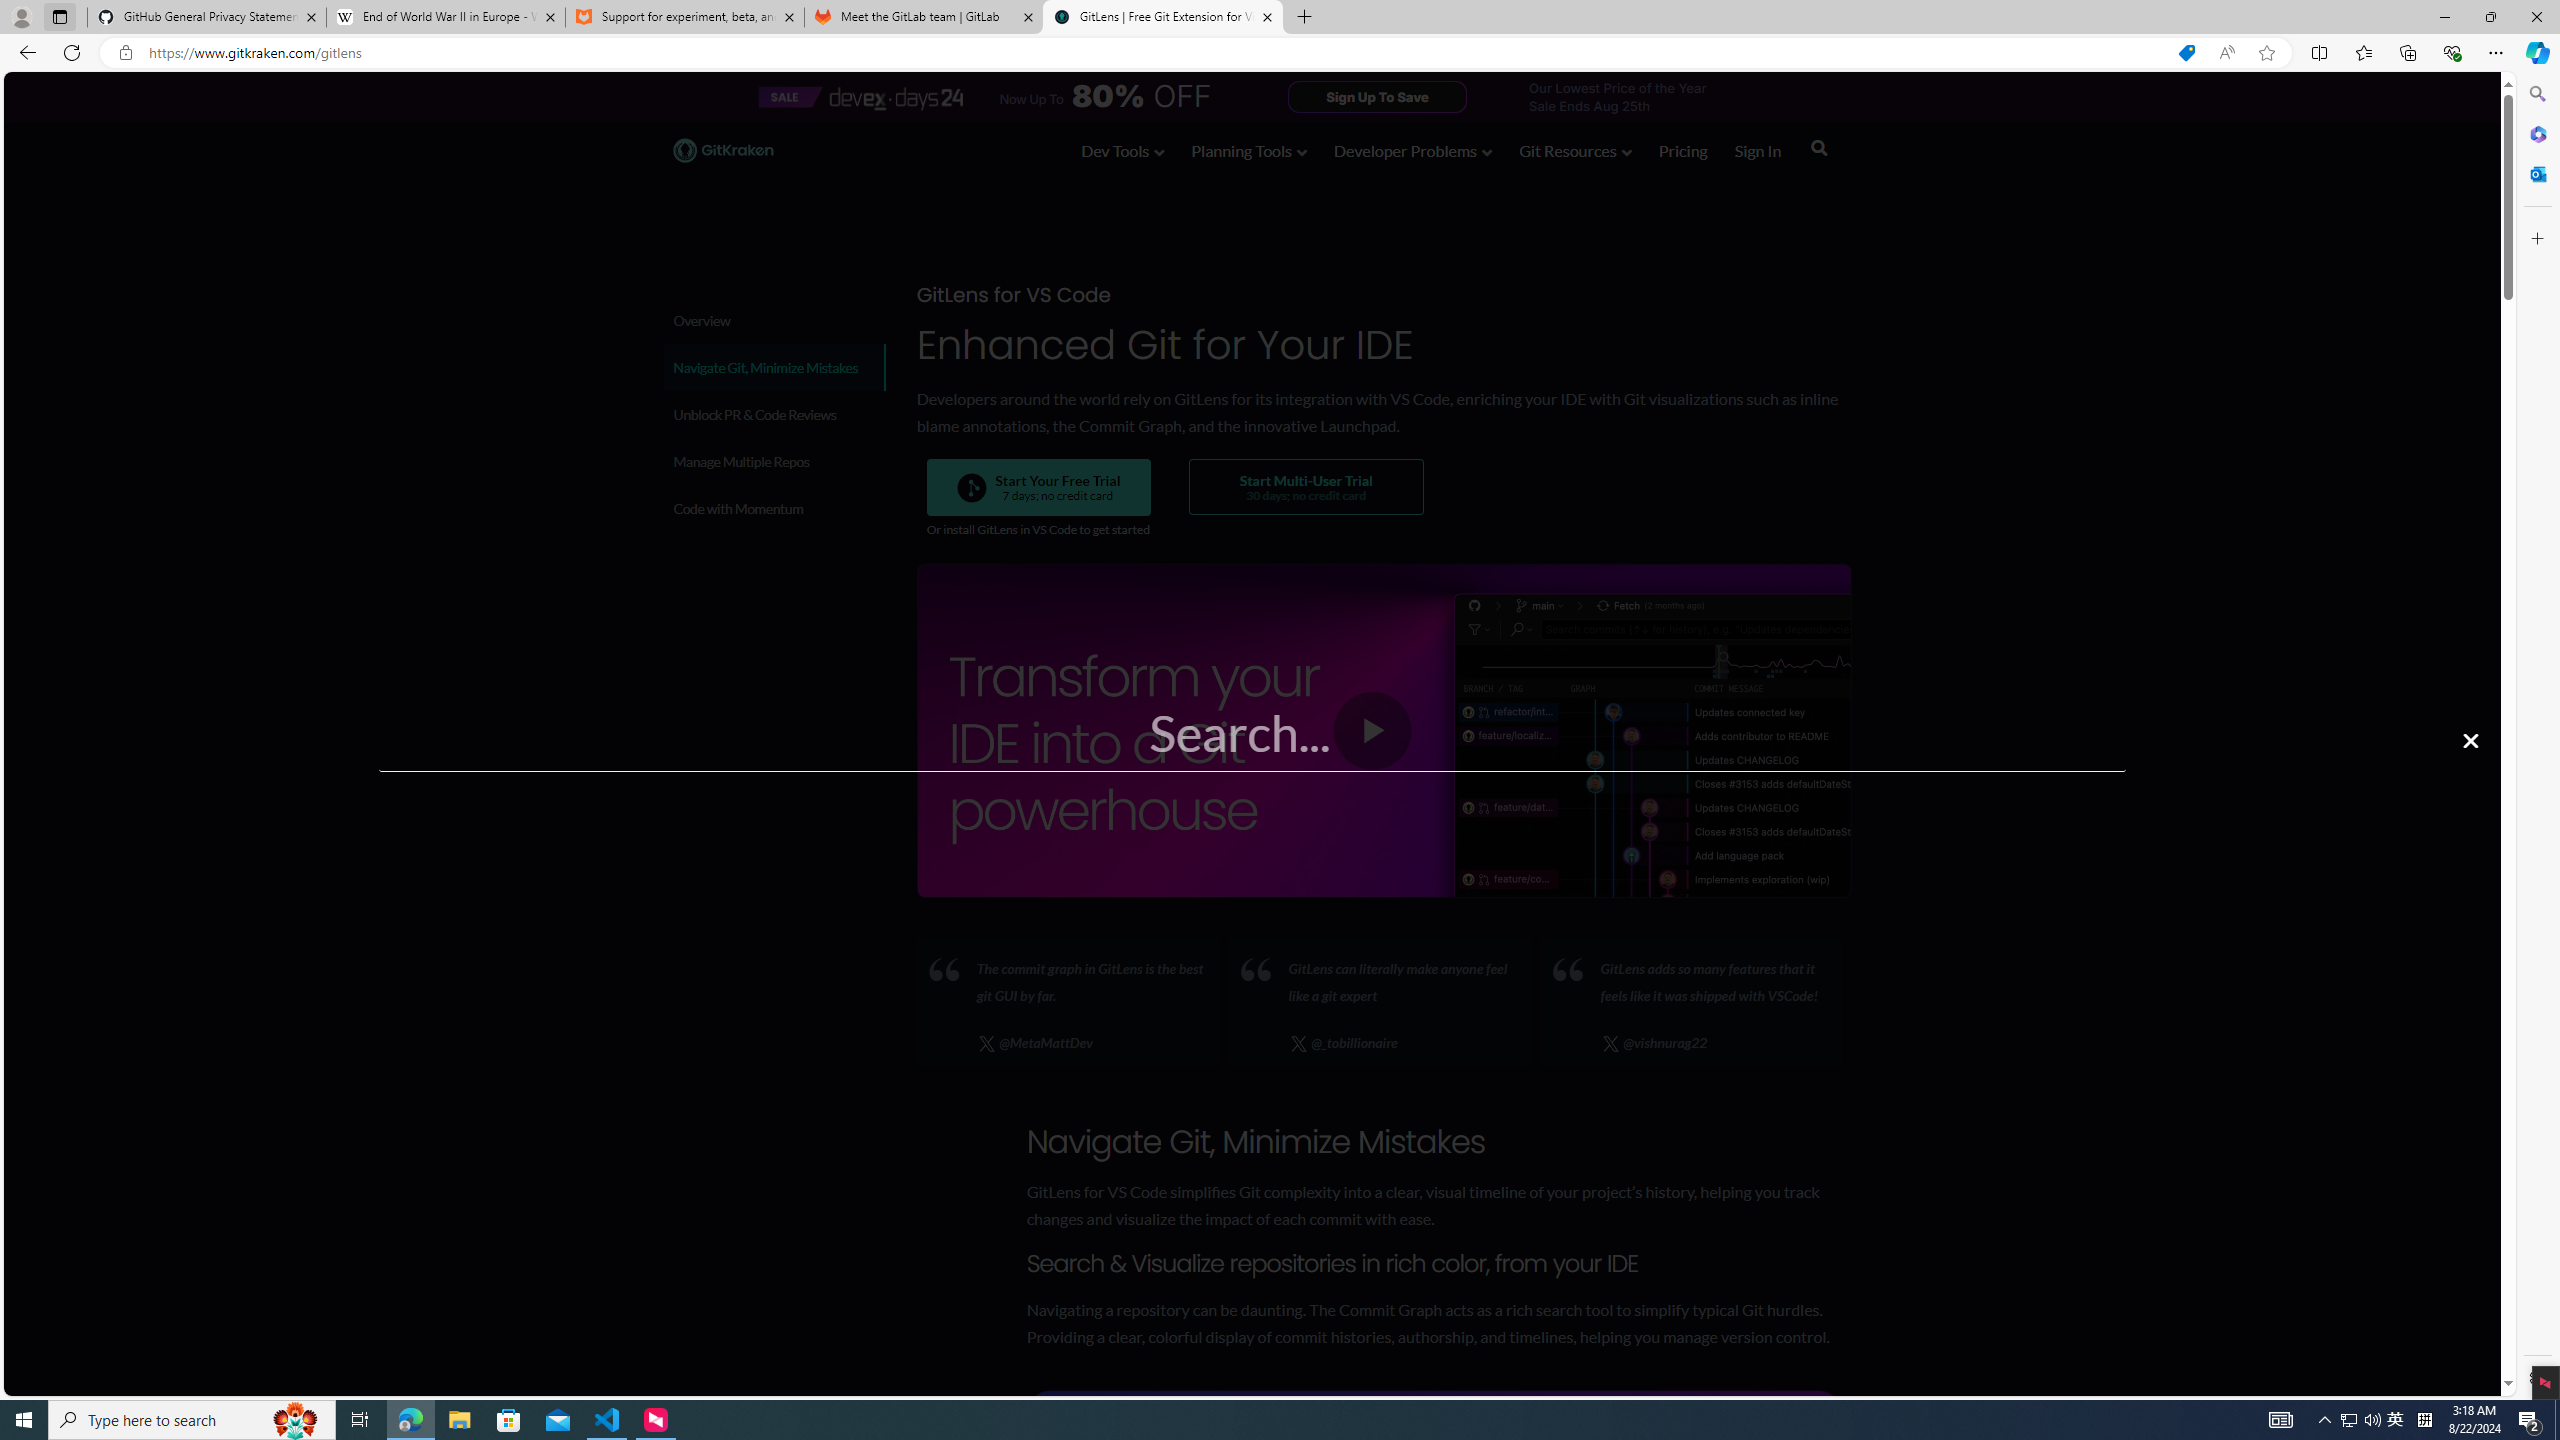 The height and width of the screenshot is (1440, 2560). What do you see at coordinates (774, 367) in the screenshot?
I see `'Navigate Git, Minimize Mistakes'` at bounding box center [774, 367].